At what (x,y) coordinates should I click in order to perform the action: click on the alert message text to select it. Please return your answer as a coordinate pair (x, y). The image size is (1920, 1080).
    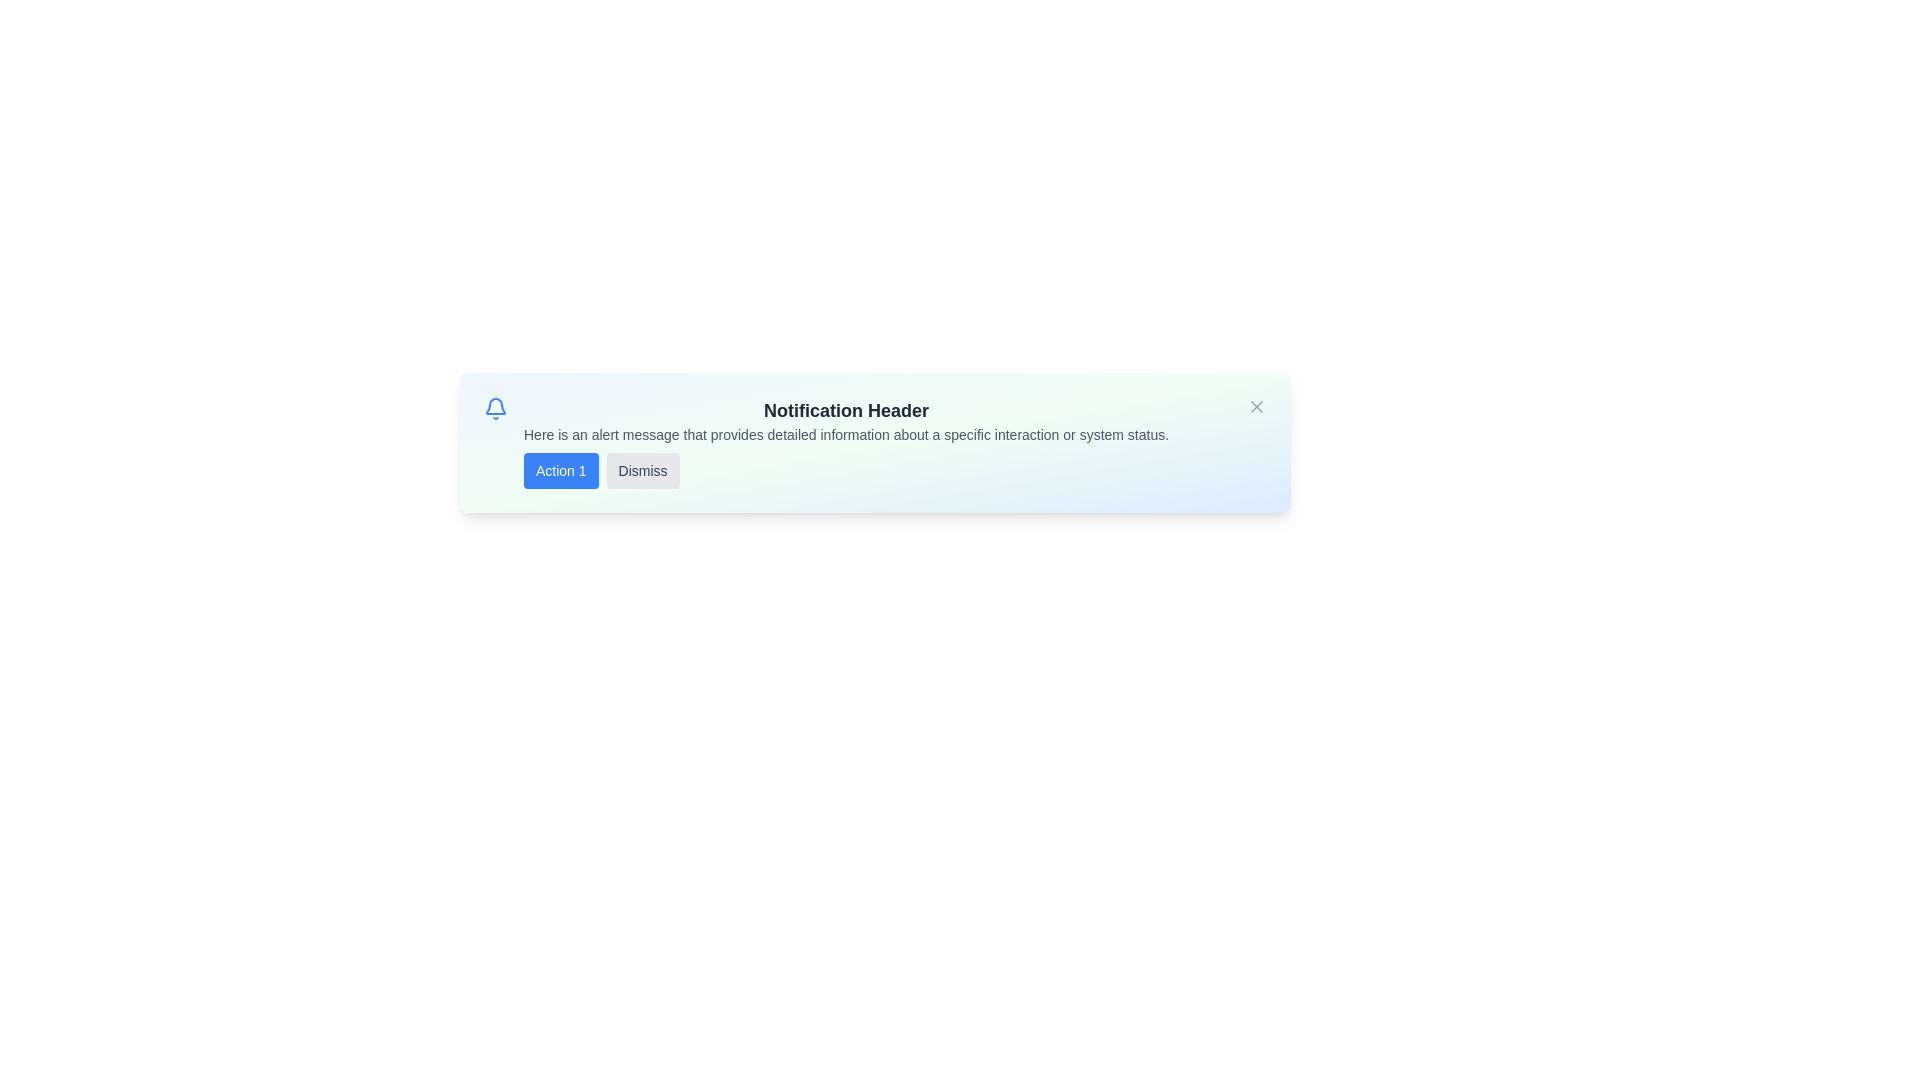
    Looking at the image, I should click on (846, 434).